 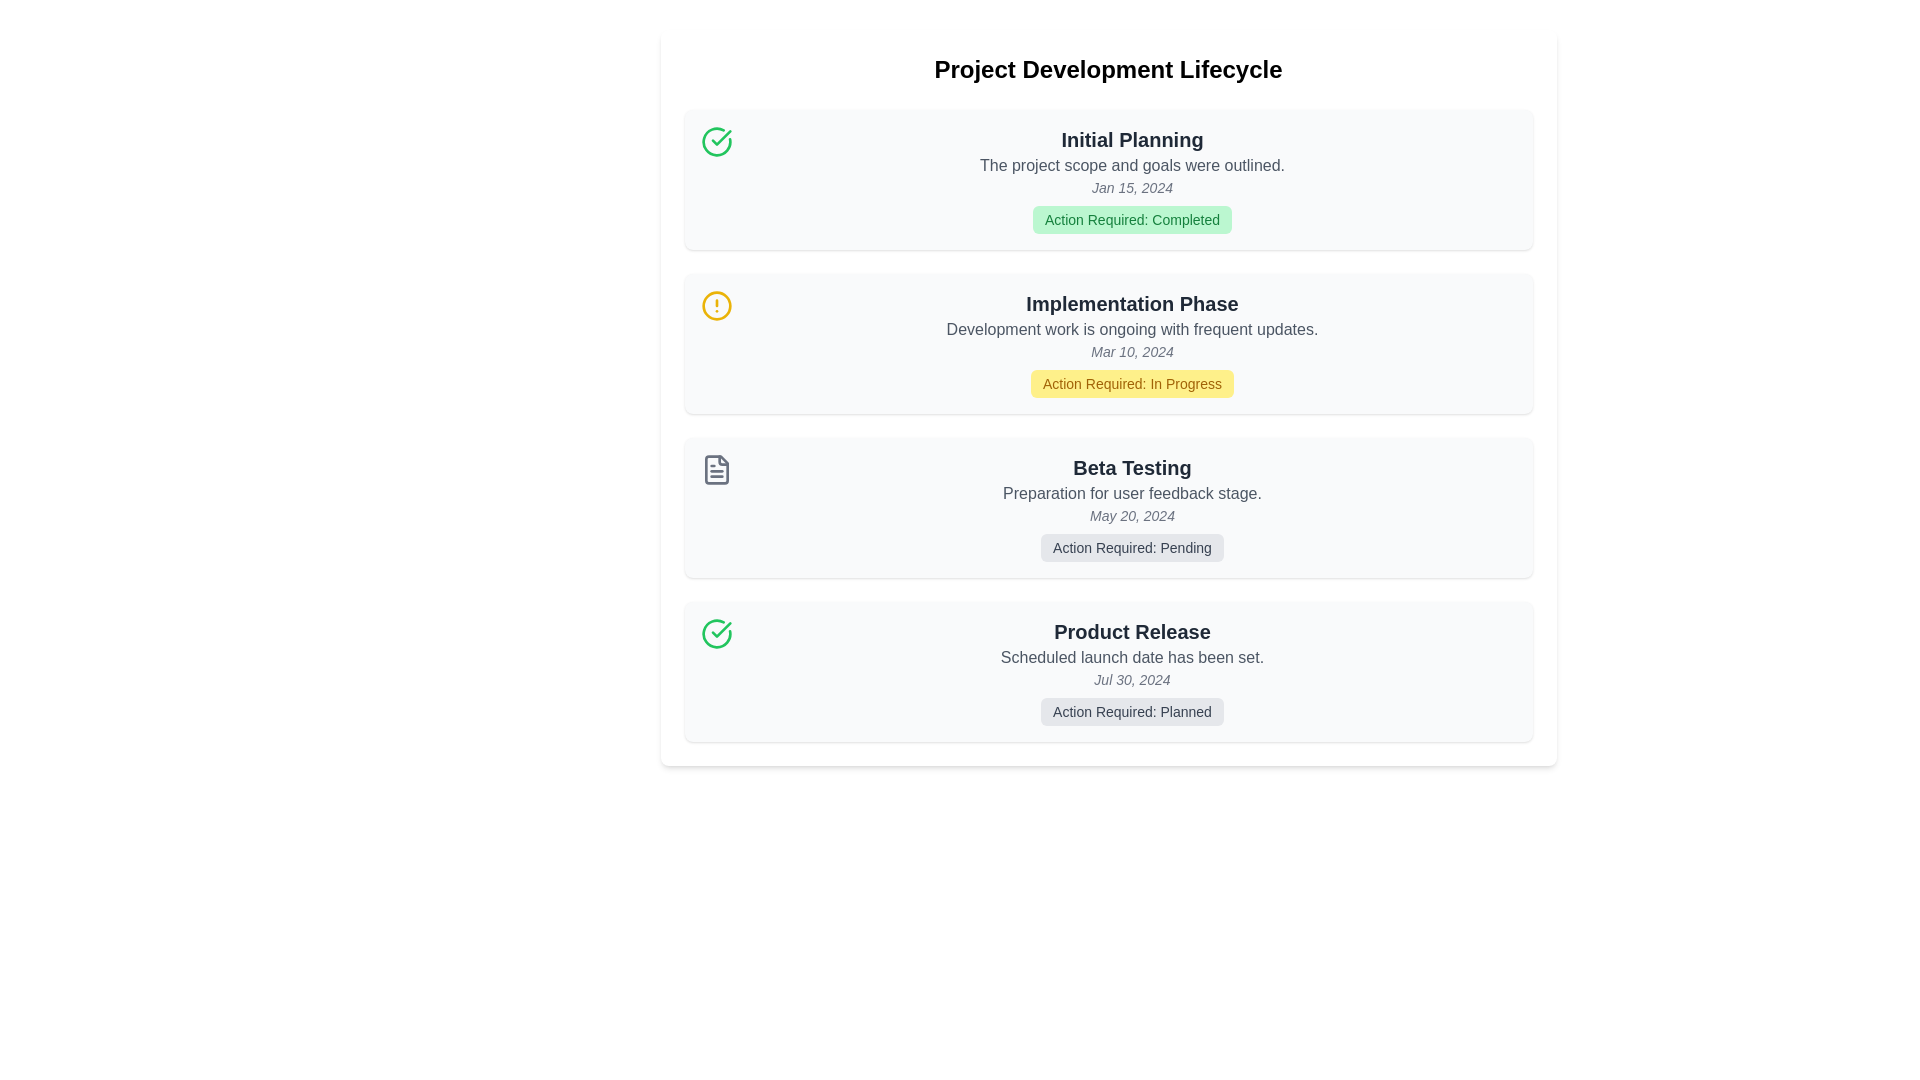 I want to click on the centered heading displaying 'Project Development Lifecycle' which is bold and large with a black font, located at the top of the white card, so click(x=1107, y=68).